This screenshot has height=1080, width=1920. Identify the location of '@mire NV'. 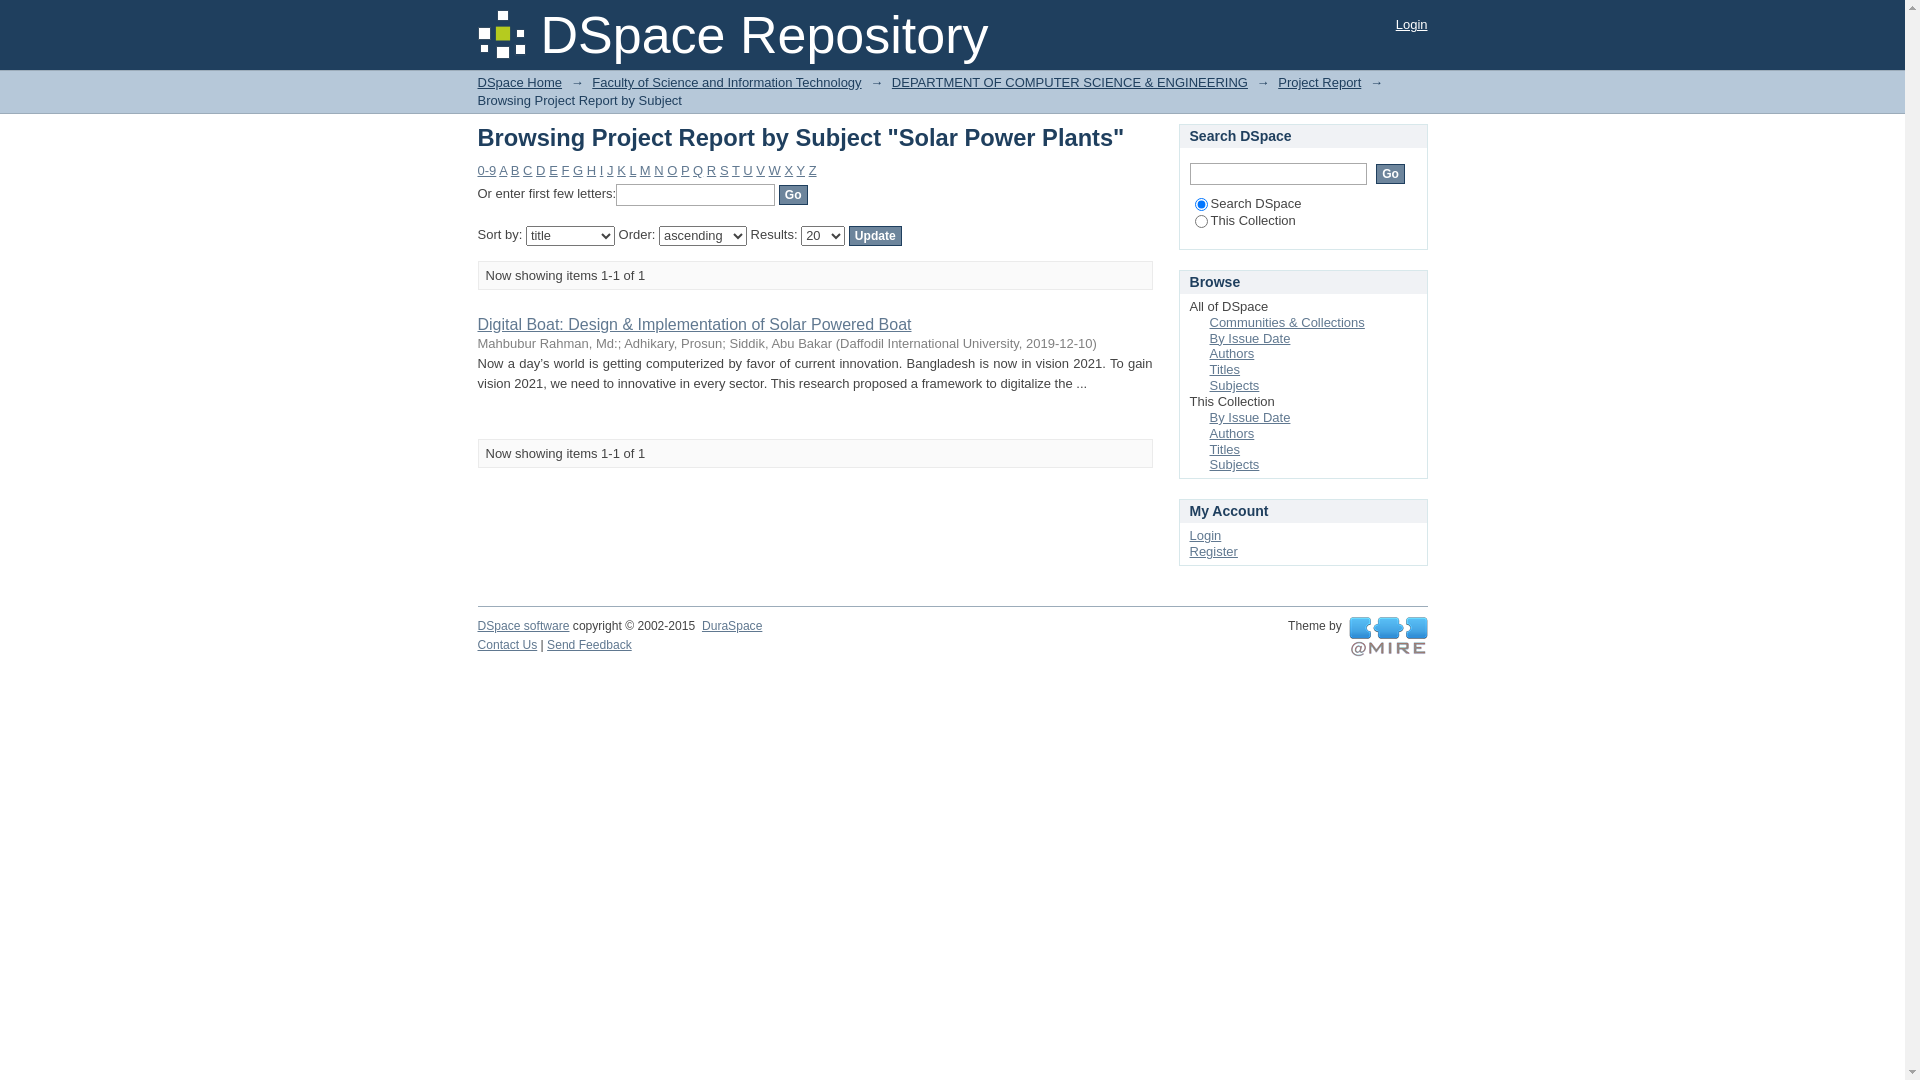
(1386, 636).